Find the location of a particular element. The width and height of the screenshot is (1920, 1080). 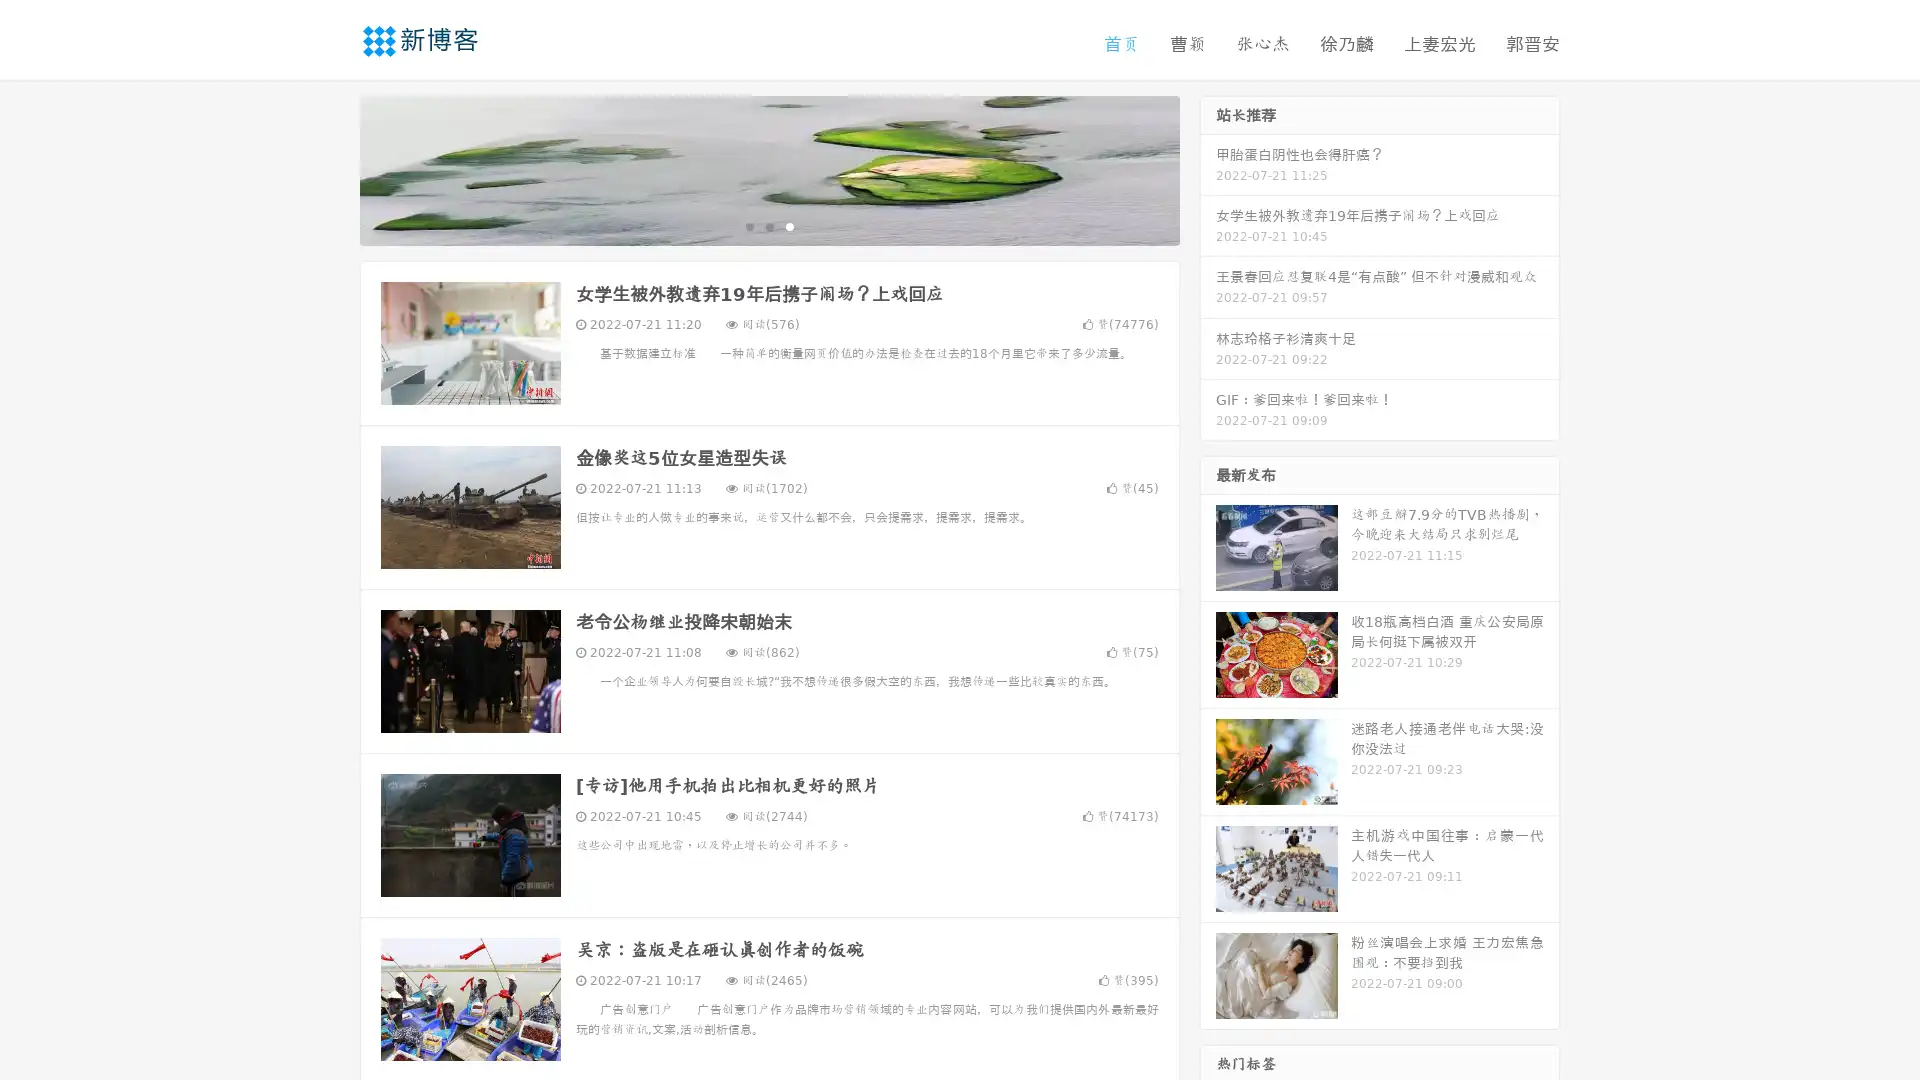

Go to slide 1 is located at coordinates (748, 225).